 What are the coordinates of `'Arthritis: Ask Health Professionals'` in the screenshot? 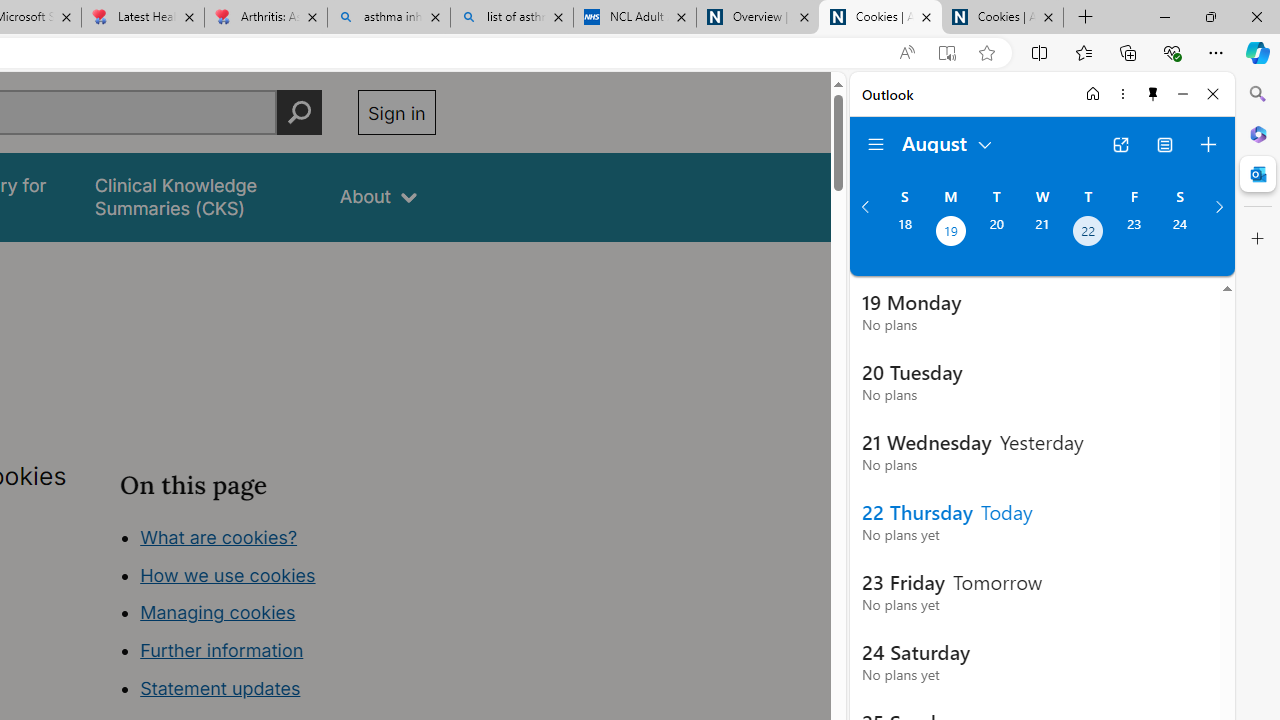 It's located at (264, 17).